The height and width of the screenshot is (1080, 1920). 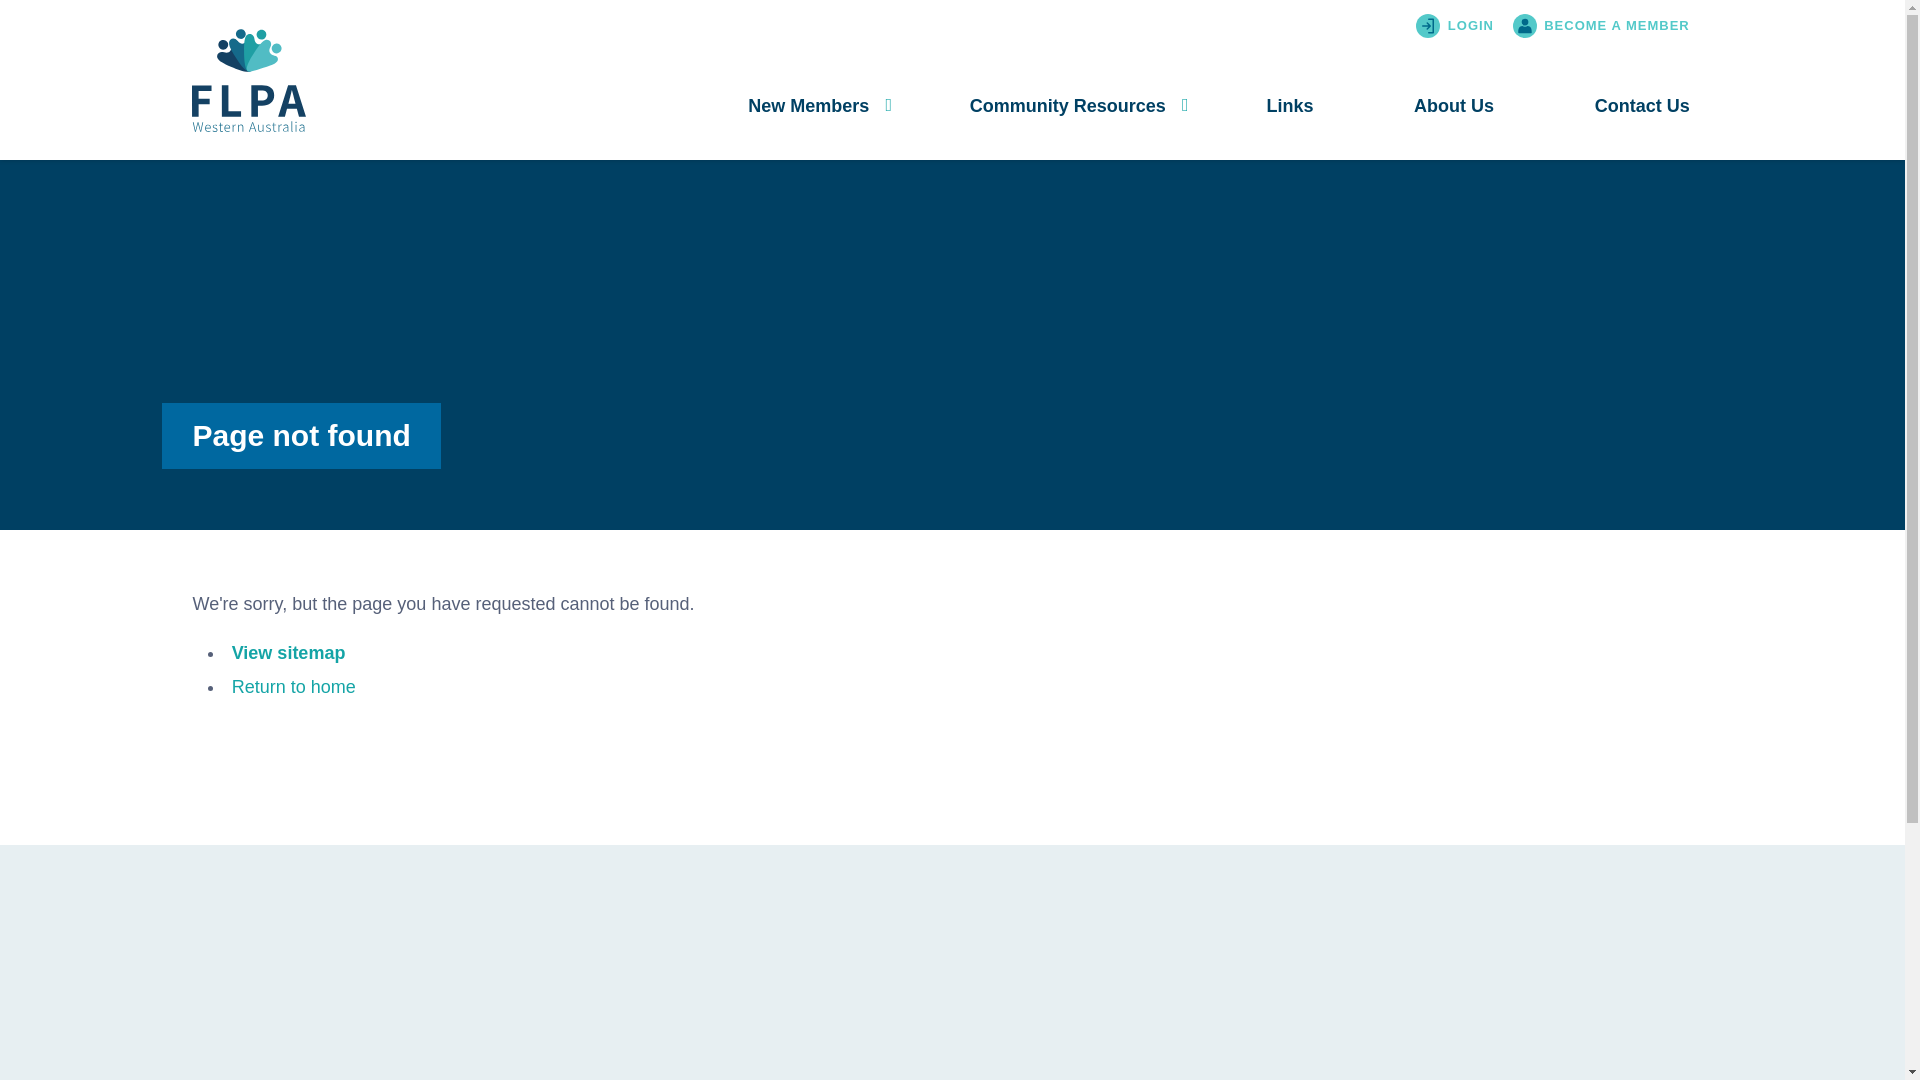 What do you see at coordinates (808, 106) in the screenshot?
I see `'New Members'` at bounding box center [808, 106].